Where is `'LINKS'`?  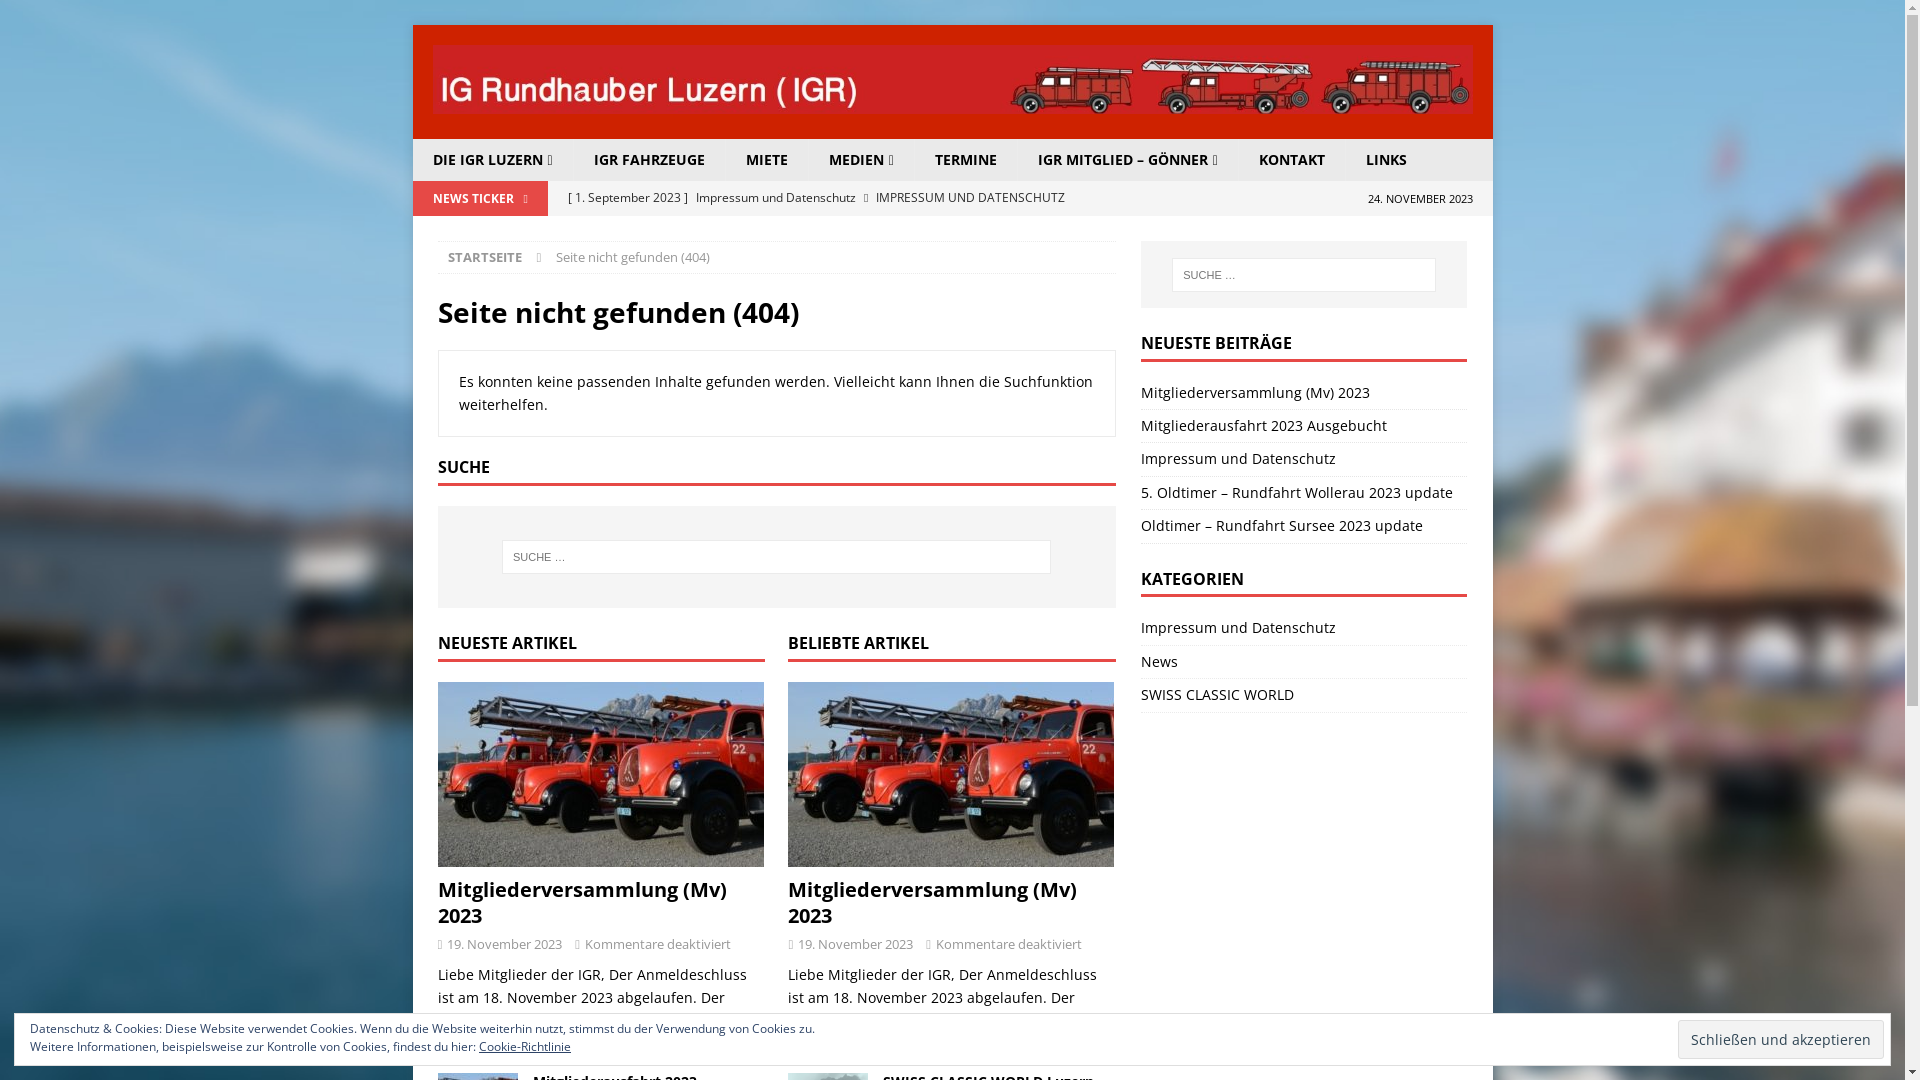 'LINKS' is located at coordinates (1344, 158).